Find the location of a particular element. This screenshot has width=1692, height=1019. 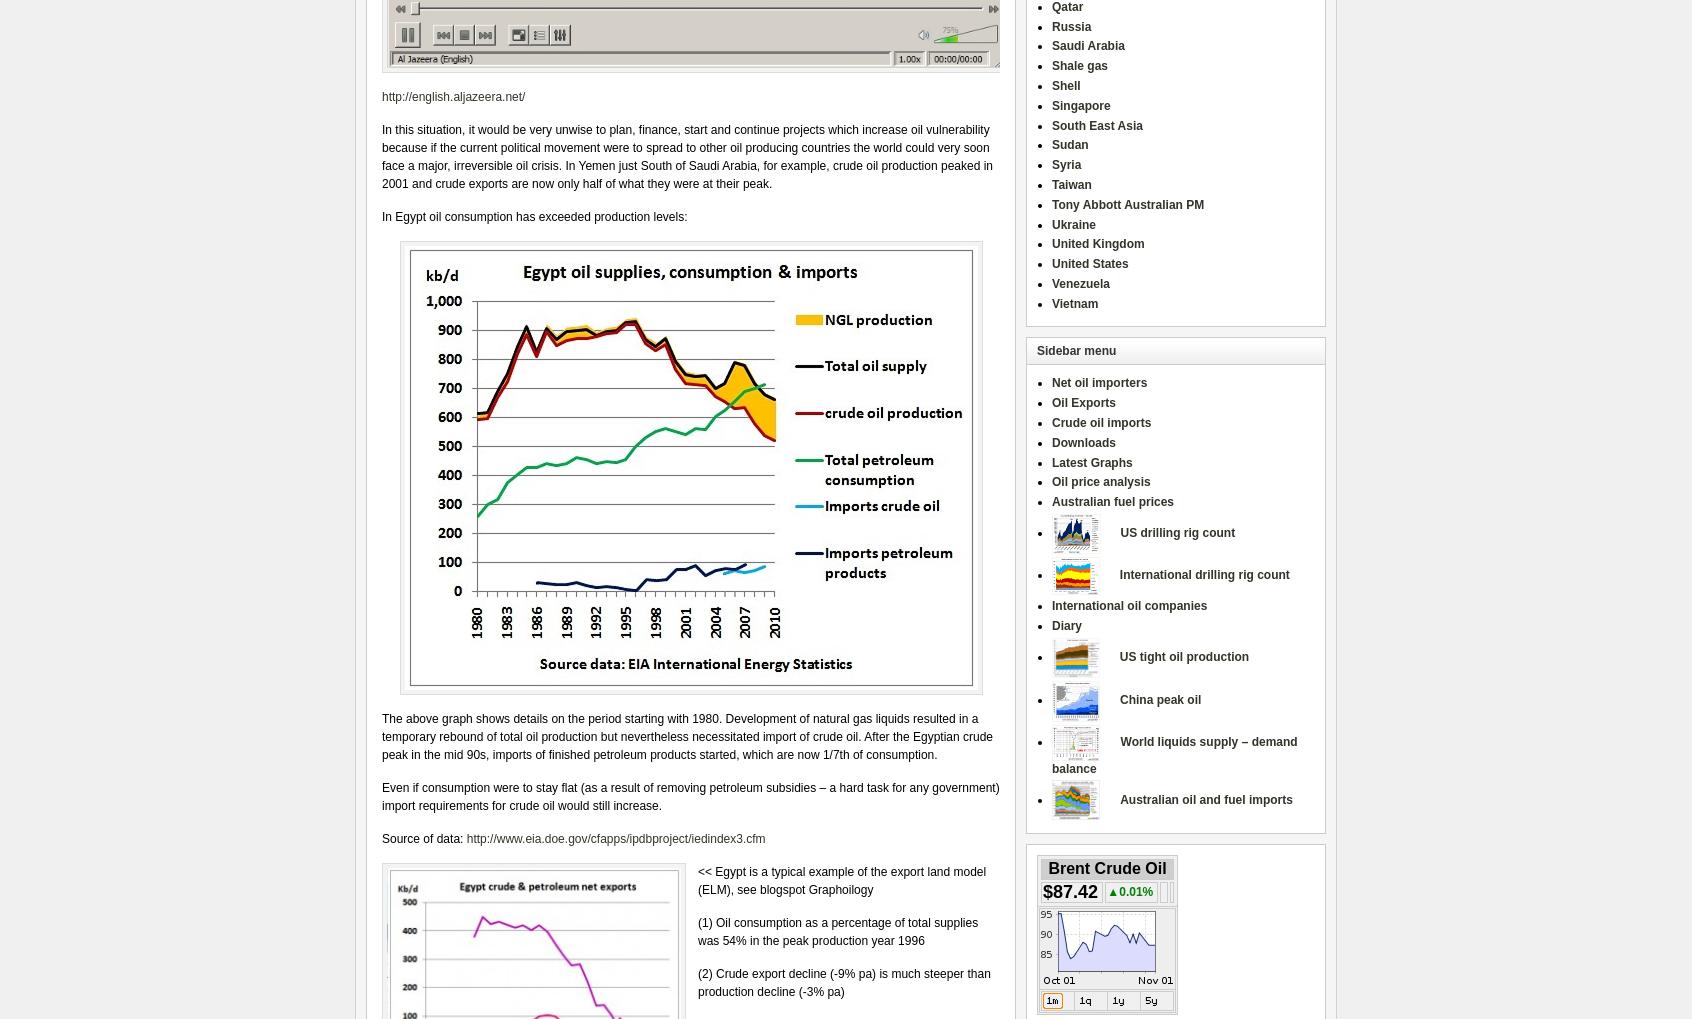

'Latest Graphs' is located at coordinates (1092, 462).